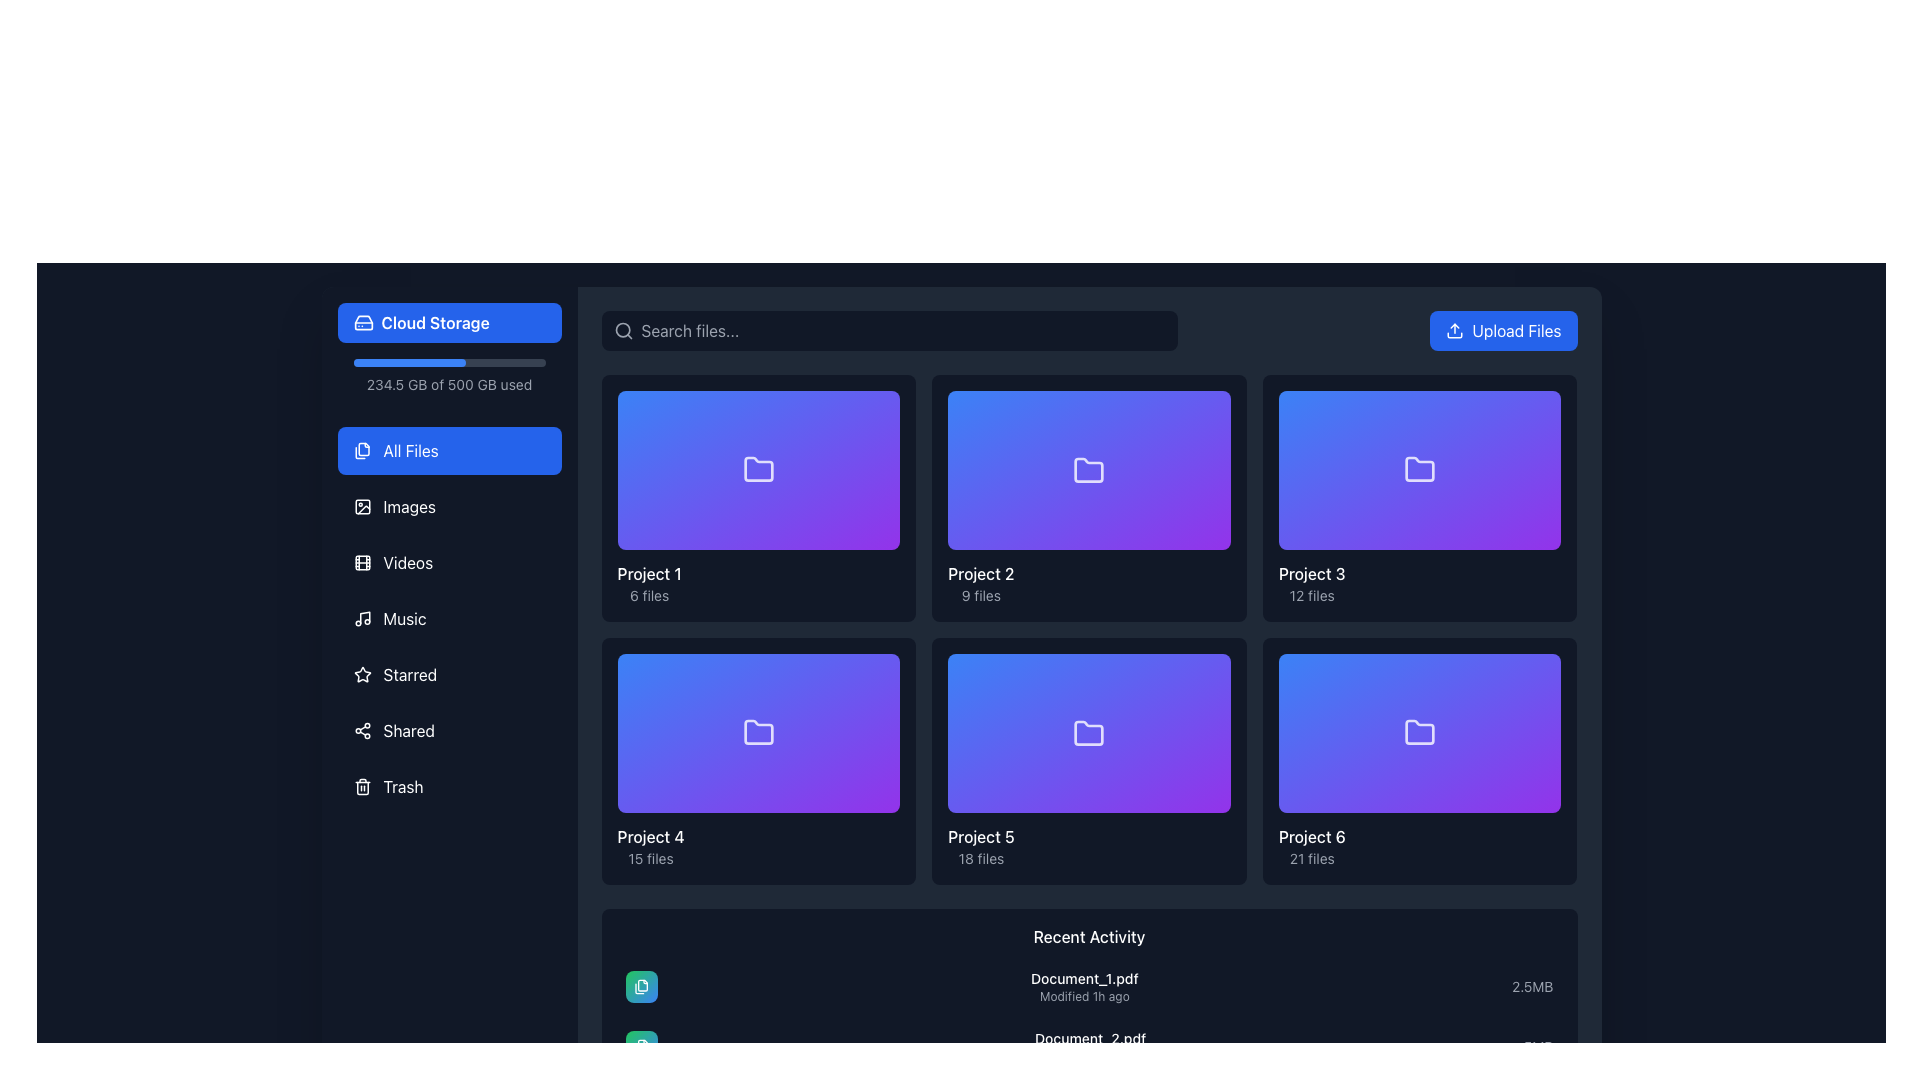 The width and height of the screenshot is (1920, 1080). Describe the element at coordinates (757, 470) in the screenshot. I see `the folder icon representing 'Project 1'` at that location.